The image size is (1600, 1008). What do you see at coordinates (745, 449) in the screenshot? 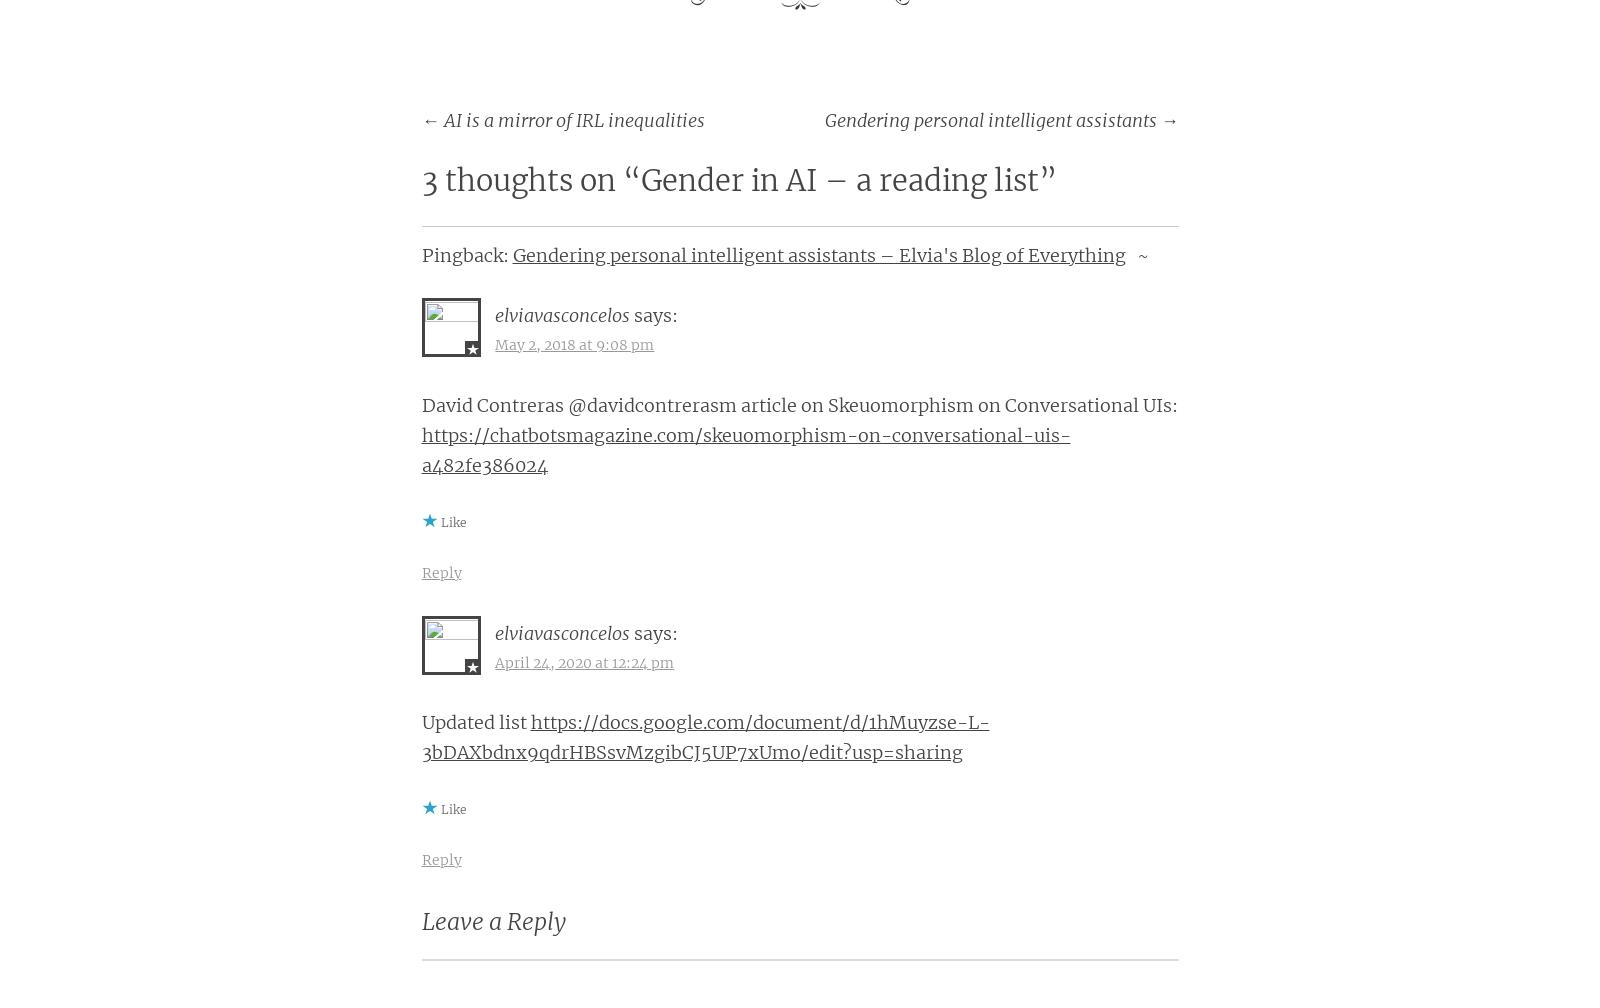
I see `'https://chatbotsmagazine.com/skeuomorphism-on-conversational-uis-a482fe386024'` at bounding box center [745, 449].